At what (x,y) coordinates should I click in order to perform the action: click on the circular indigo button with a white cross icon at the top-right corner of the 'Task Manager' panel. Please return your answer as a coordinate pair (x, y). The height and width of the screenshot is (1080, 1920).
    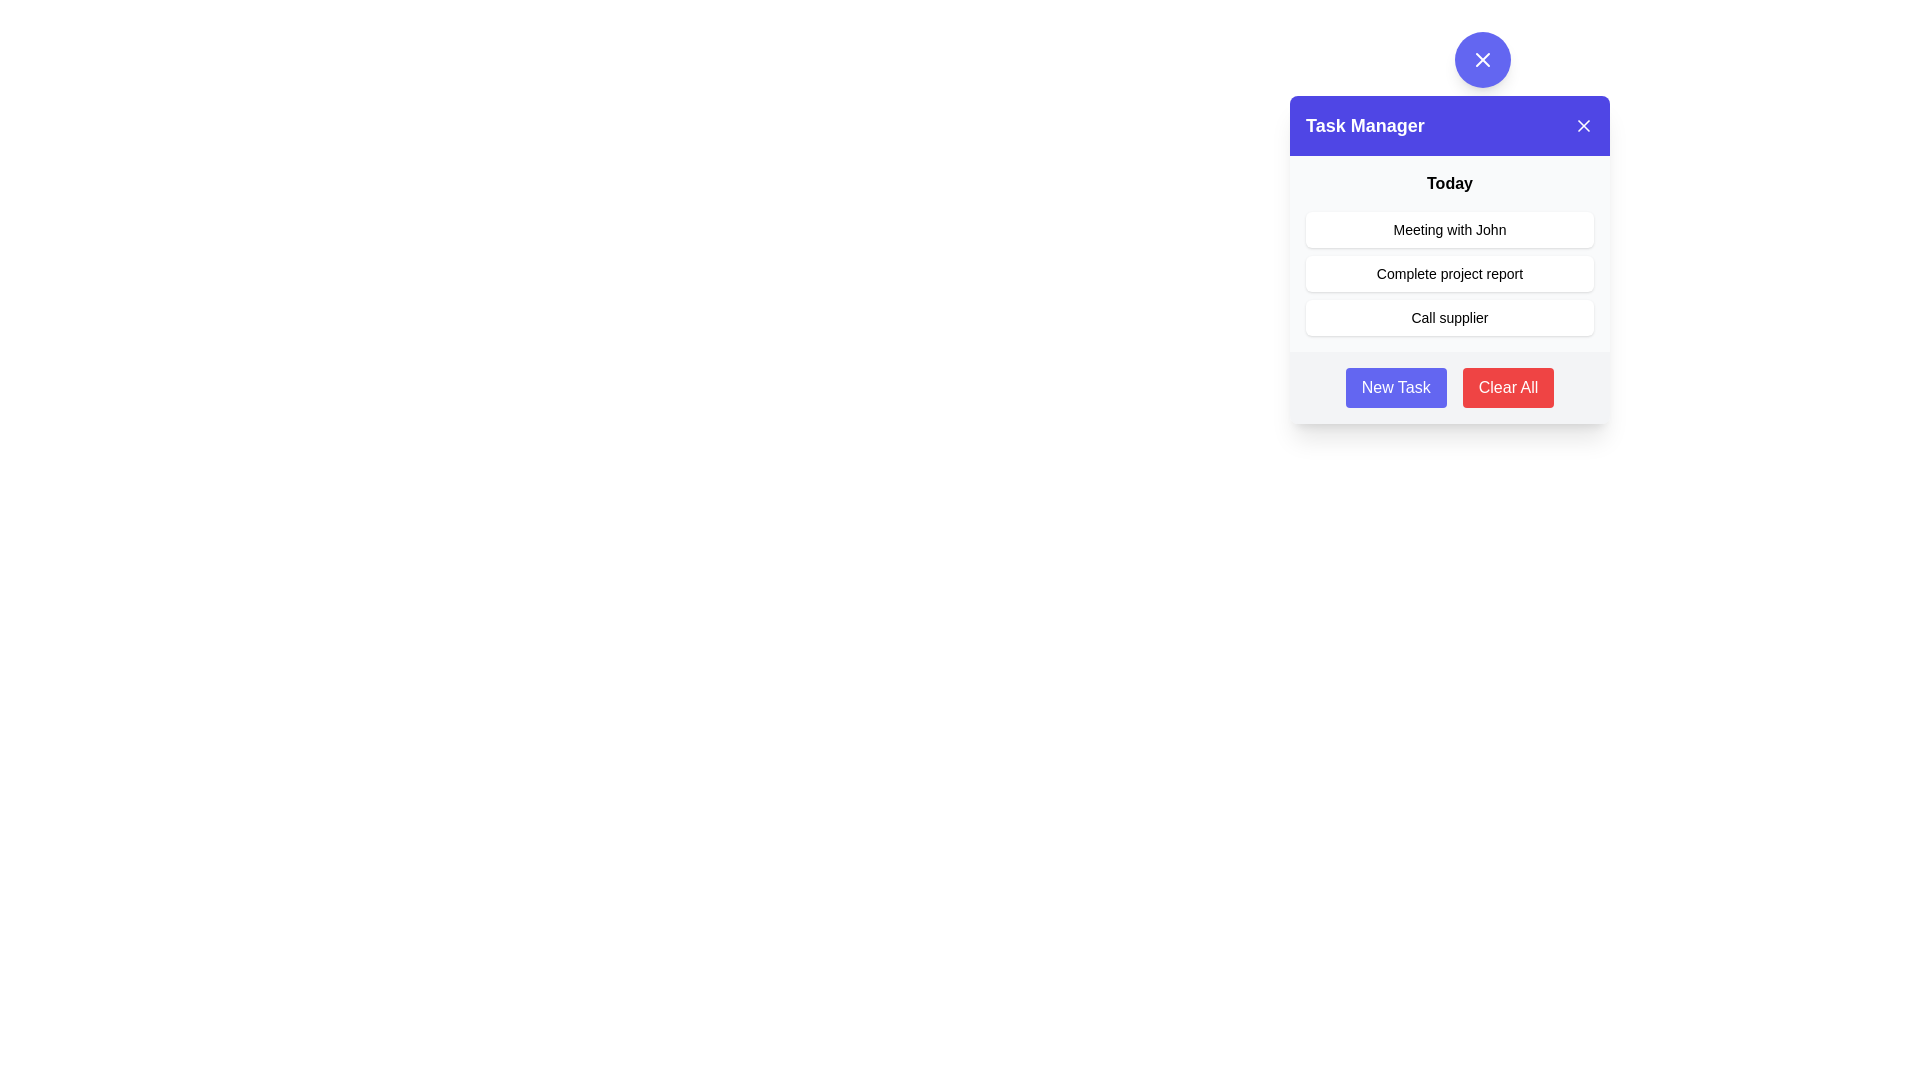
    Looking at the image, I should click on (1482, 59).